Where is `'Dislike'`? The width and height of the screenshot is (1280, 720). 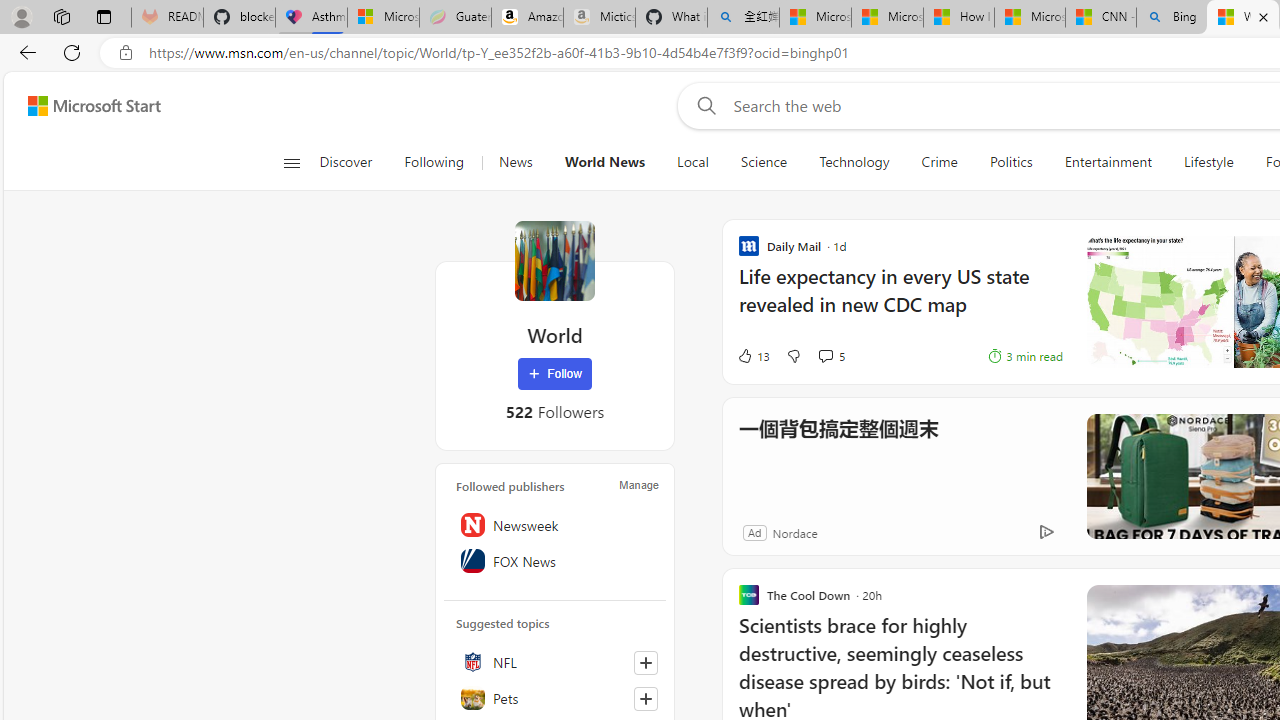 'Dislike' is located at coordinates (792, 355).